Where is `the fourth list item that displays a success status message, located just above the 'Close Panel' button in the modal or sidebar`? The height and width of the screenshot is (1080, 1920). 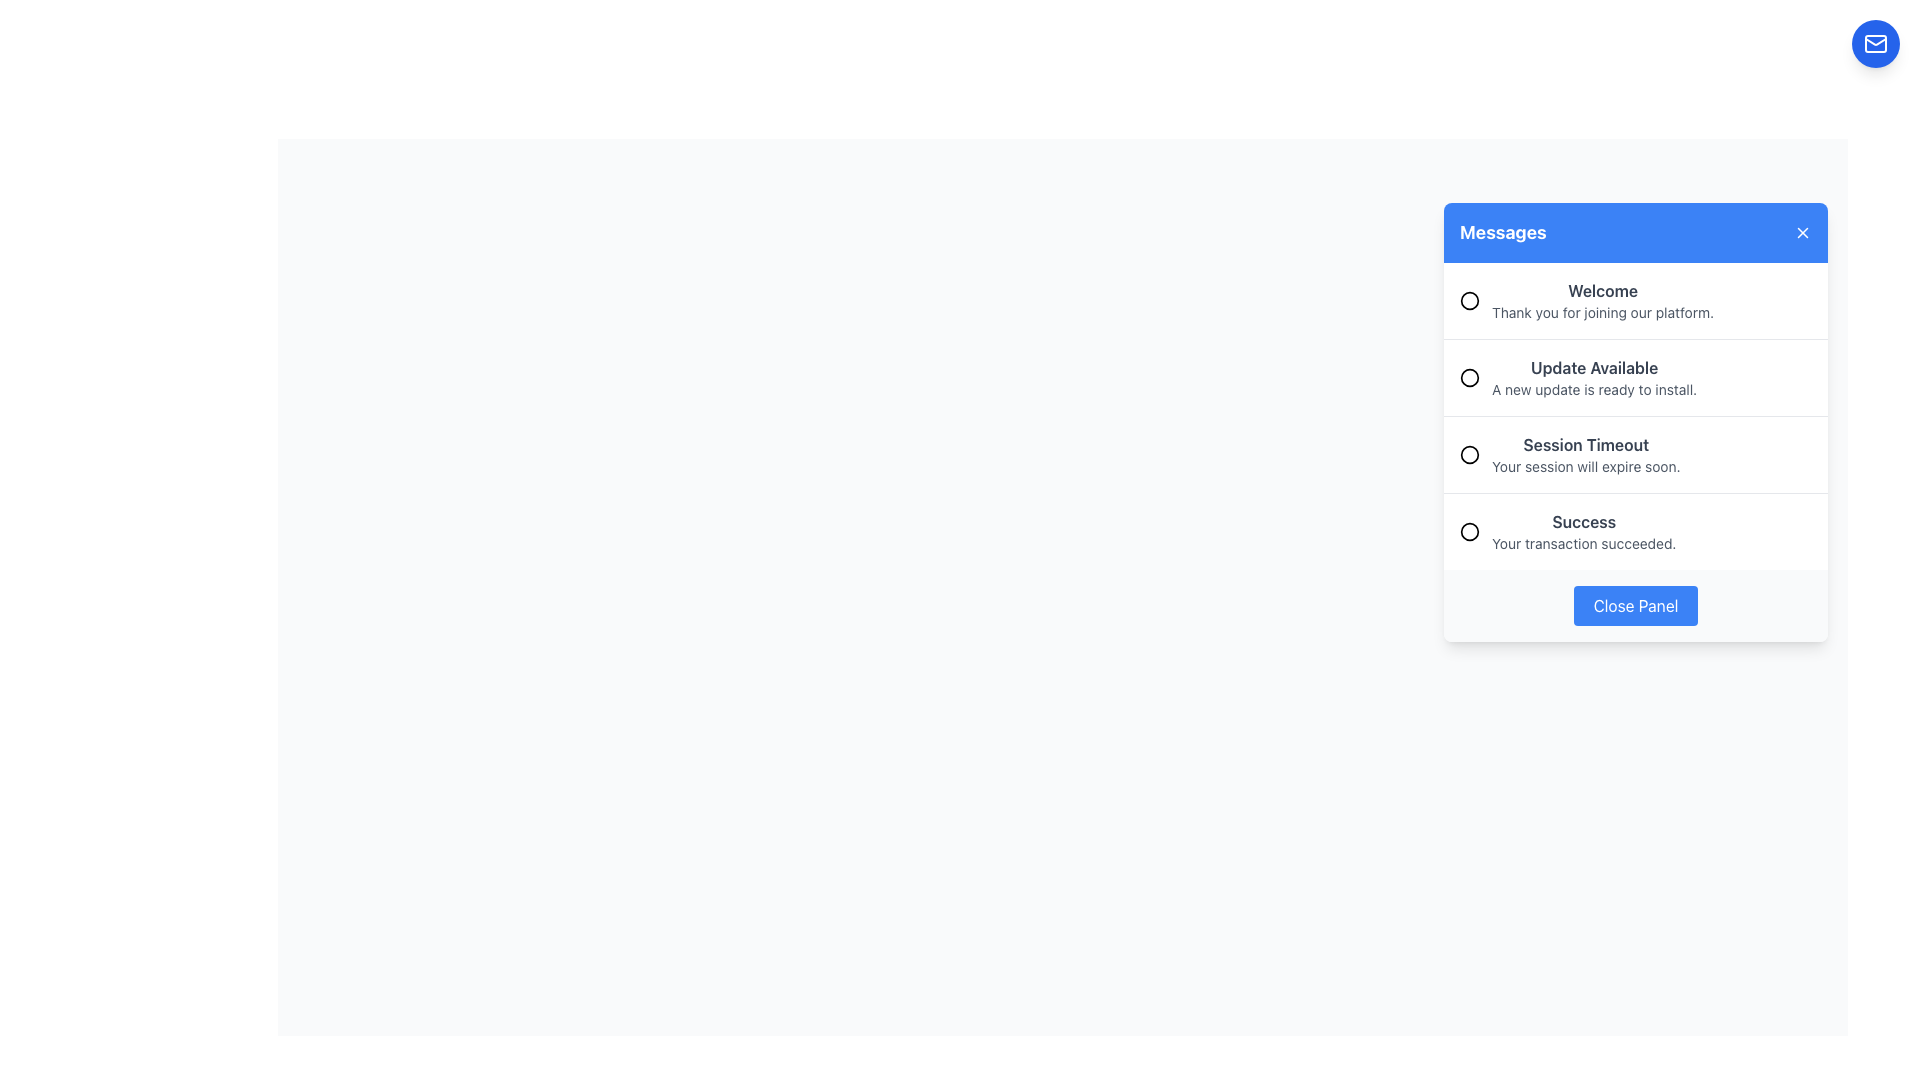
the fourth list item that displays a success status message, located just above the 'Close Panel' button in the modal or sidebar is located at coordinates (1636, 530).